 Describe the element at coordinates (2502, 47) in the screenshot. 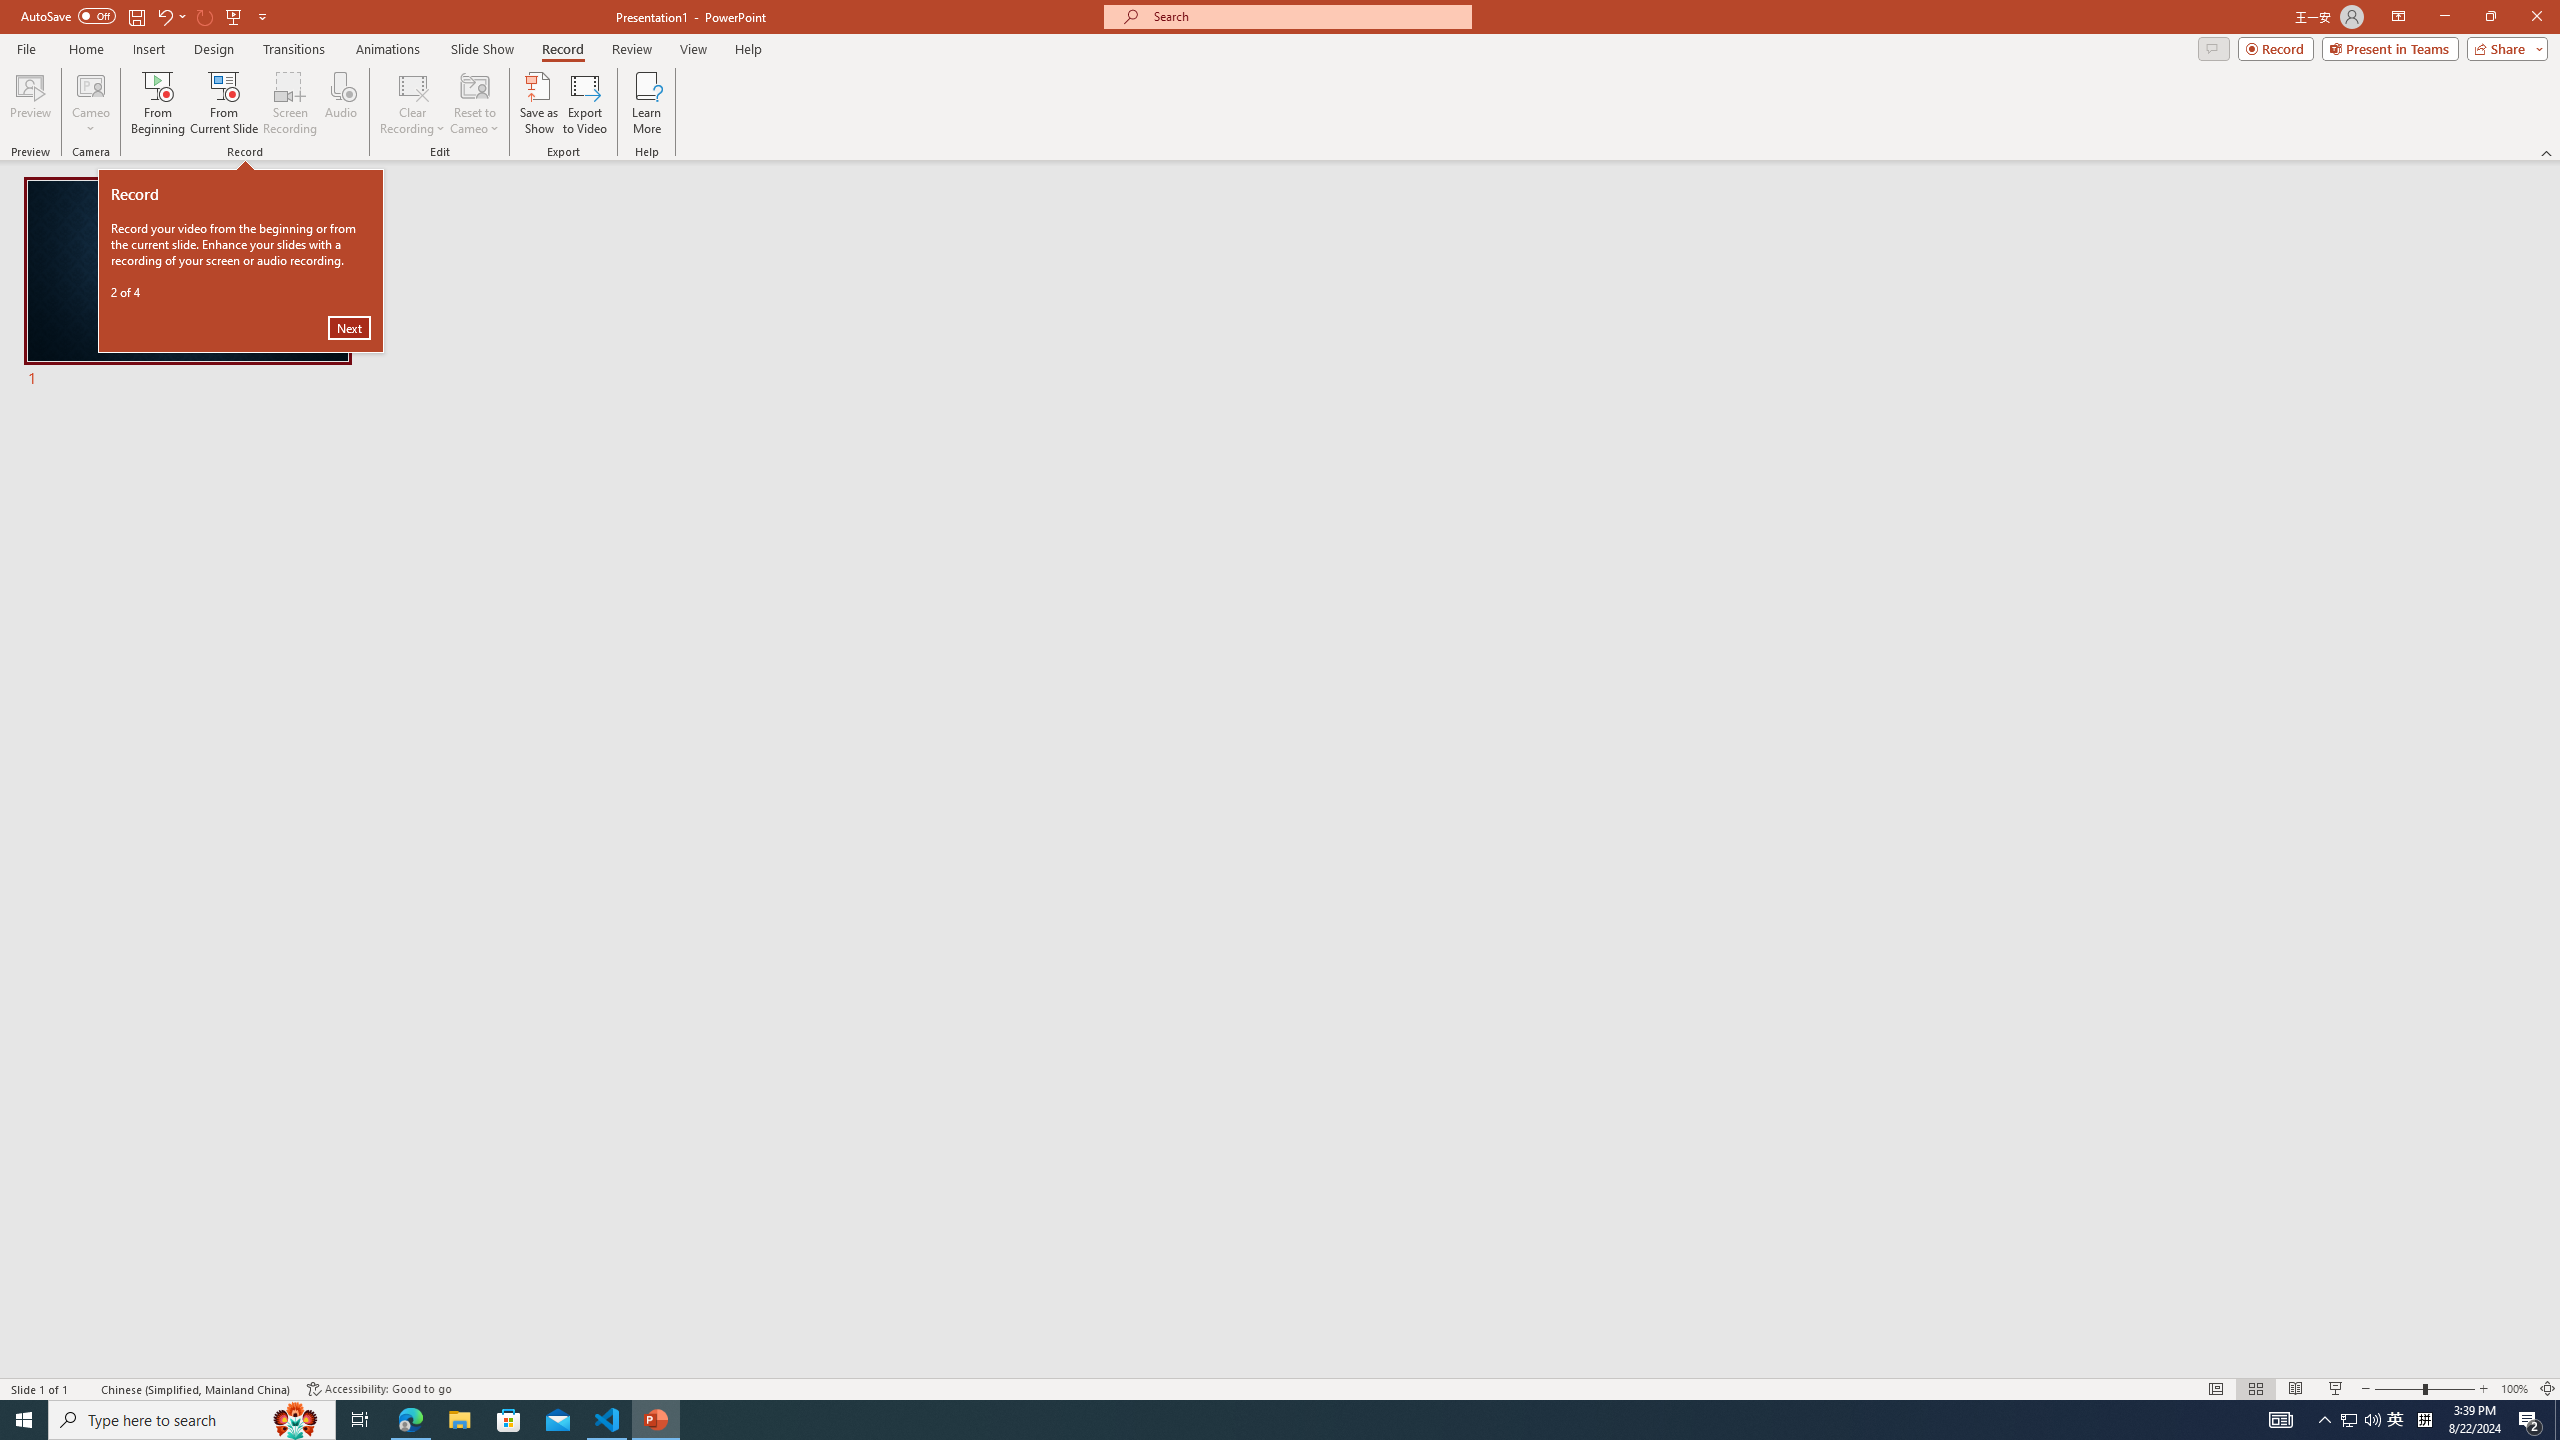

I see `'Share'` at that location.